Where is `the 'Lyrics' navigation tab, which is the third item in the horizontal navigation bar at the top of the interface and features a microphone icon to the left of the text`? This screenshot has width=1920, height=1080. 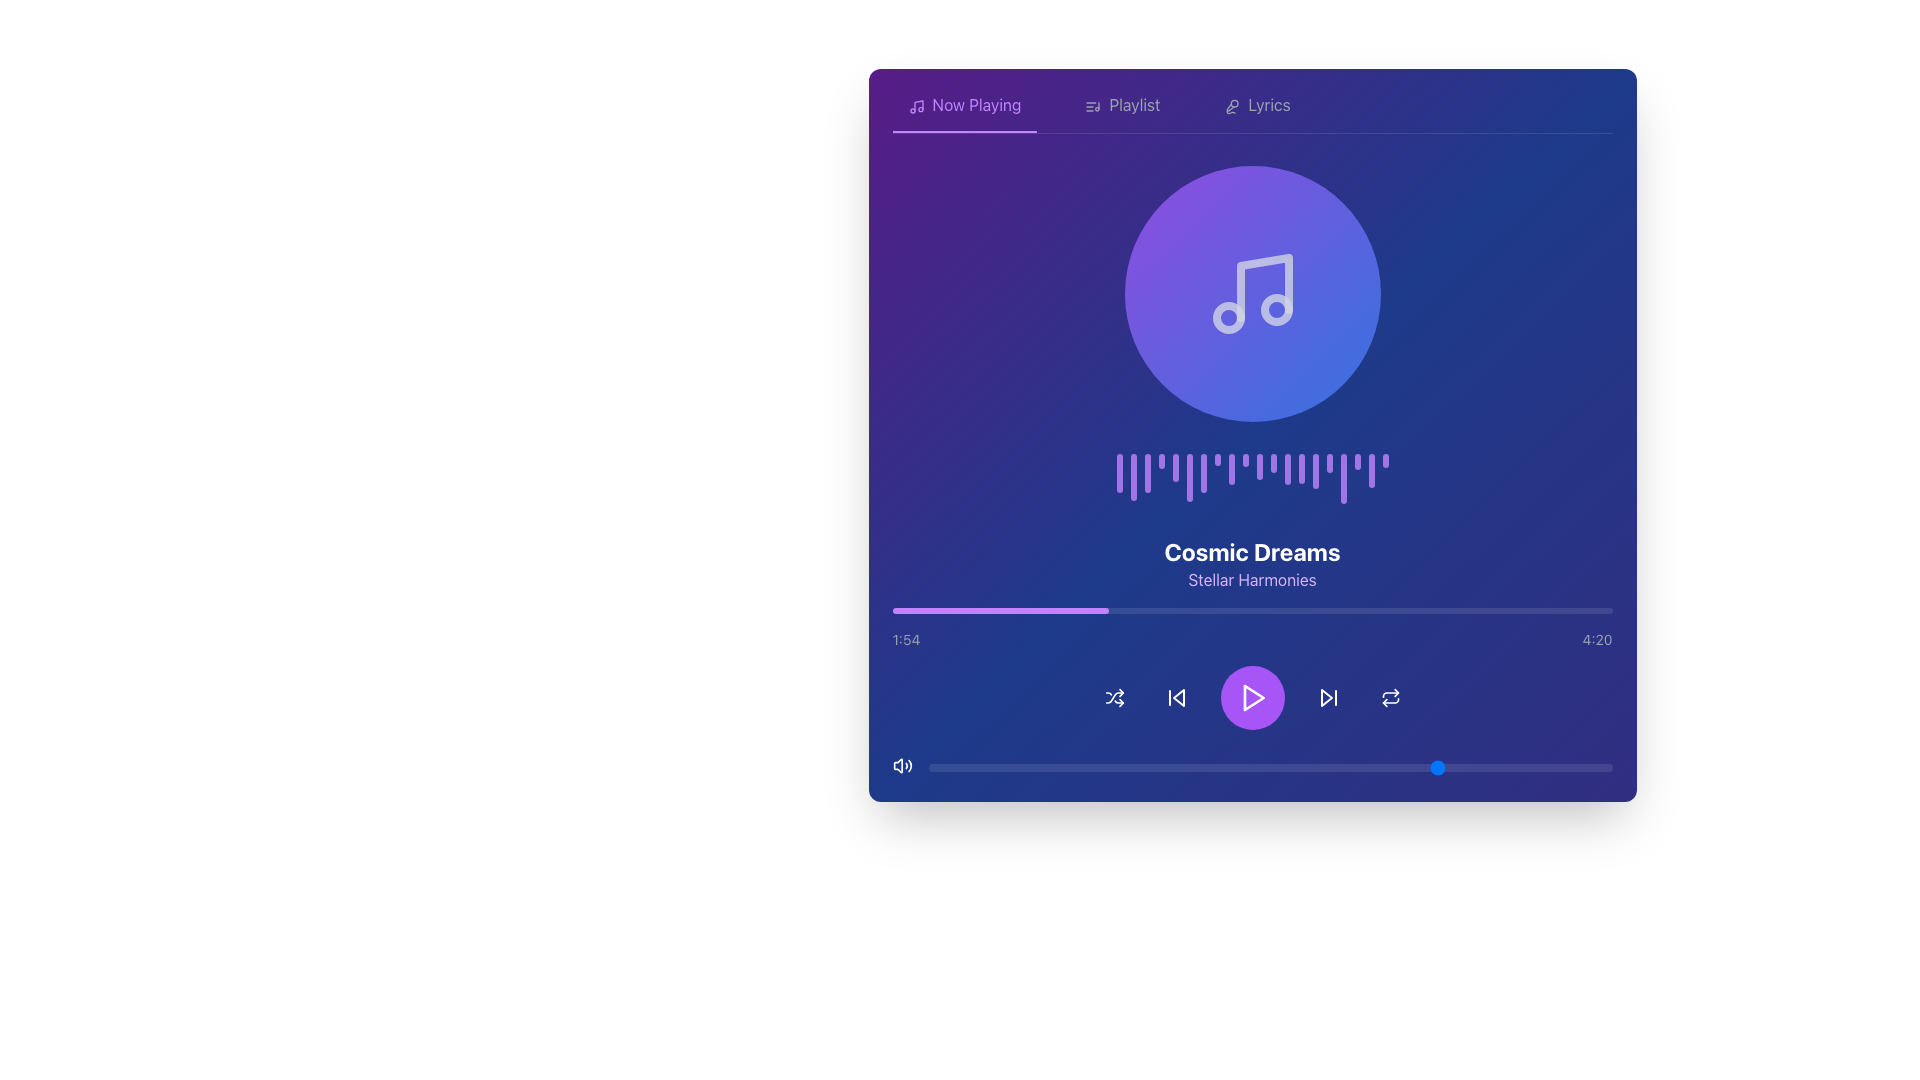
the 'Lyrics' navigation tab, which is the third item in the horizontal navigation bar at the top of the interface and features a microphone icon to the left of the text is located at coordinates (1251, 112).